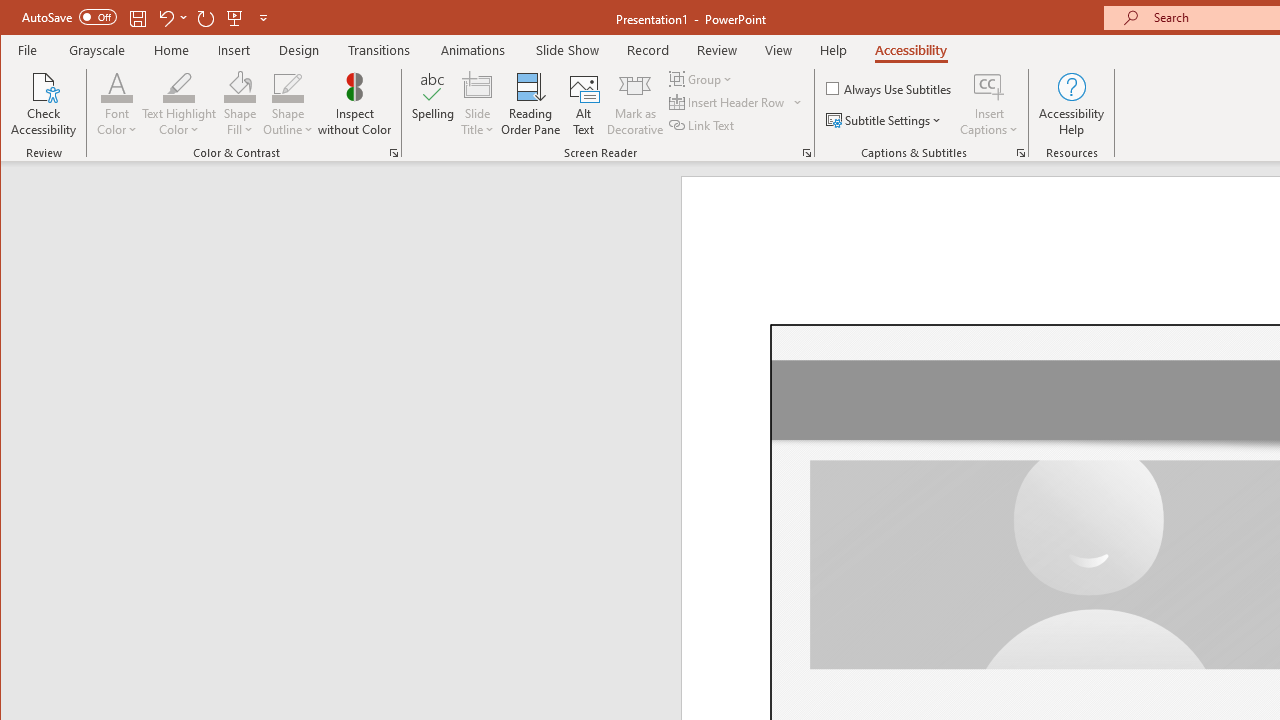 The image size is (1280, 720). What do you see at coordinates (1020, 152) in the screenshot?
I see `'Captions & Subtitles'` at bounding box center [1020, 152].